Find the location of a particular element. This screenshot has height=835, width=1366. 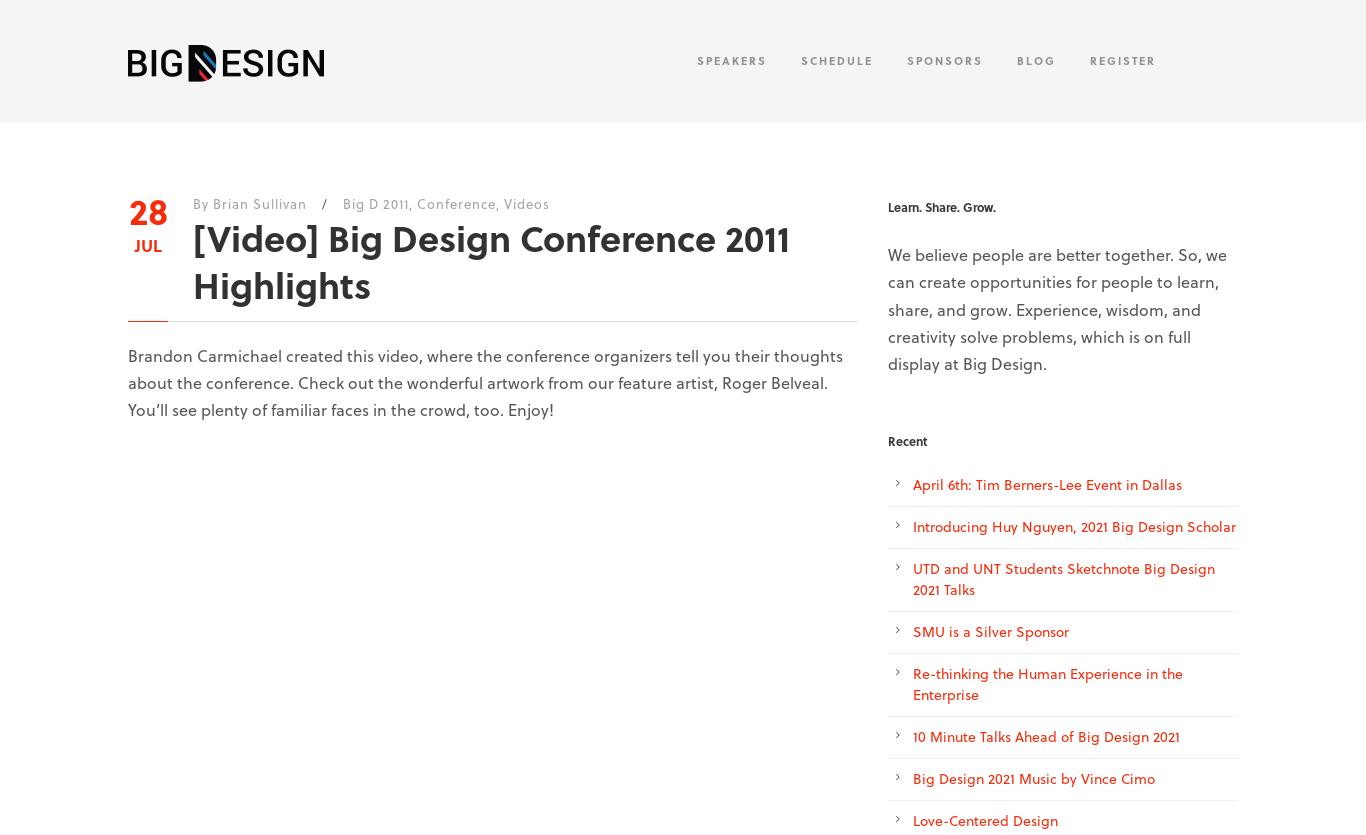

'Introducing Huy Nguyen, 2021 Big Design Scholar' is located at coordinates (913, 526).